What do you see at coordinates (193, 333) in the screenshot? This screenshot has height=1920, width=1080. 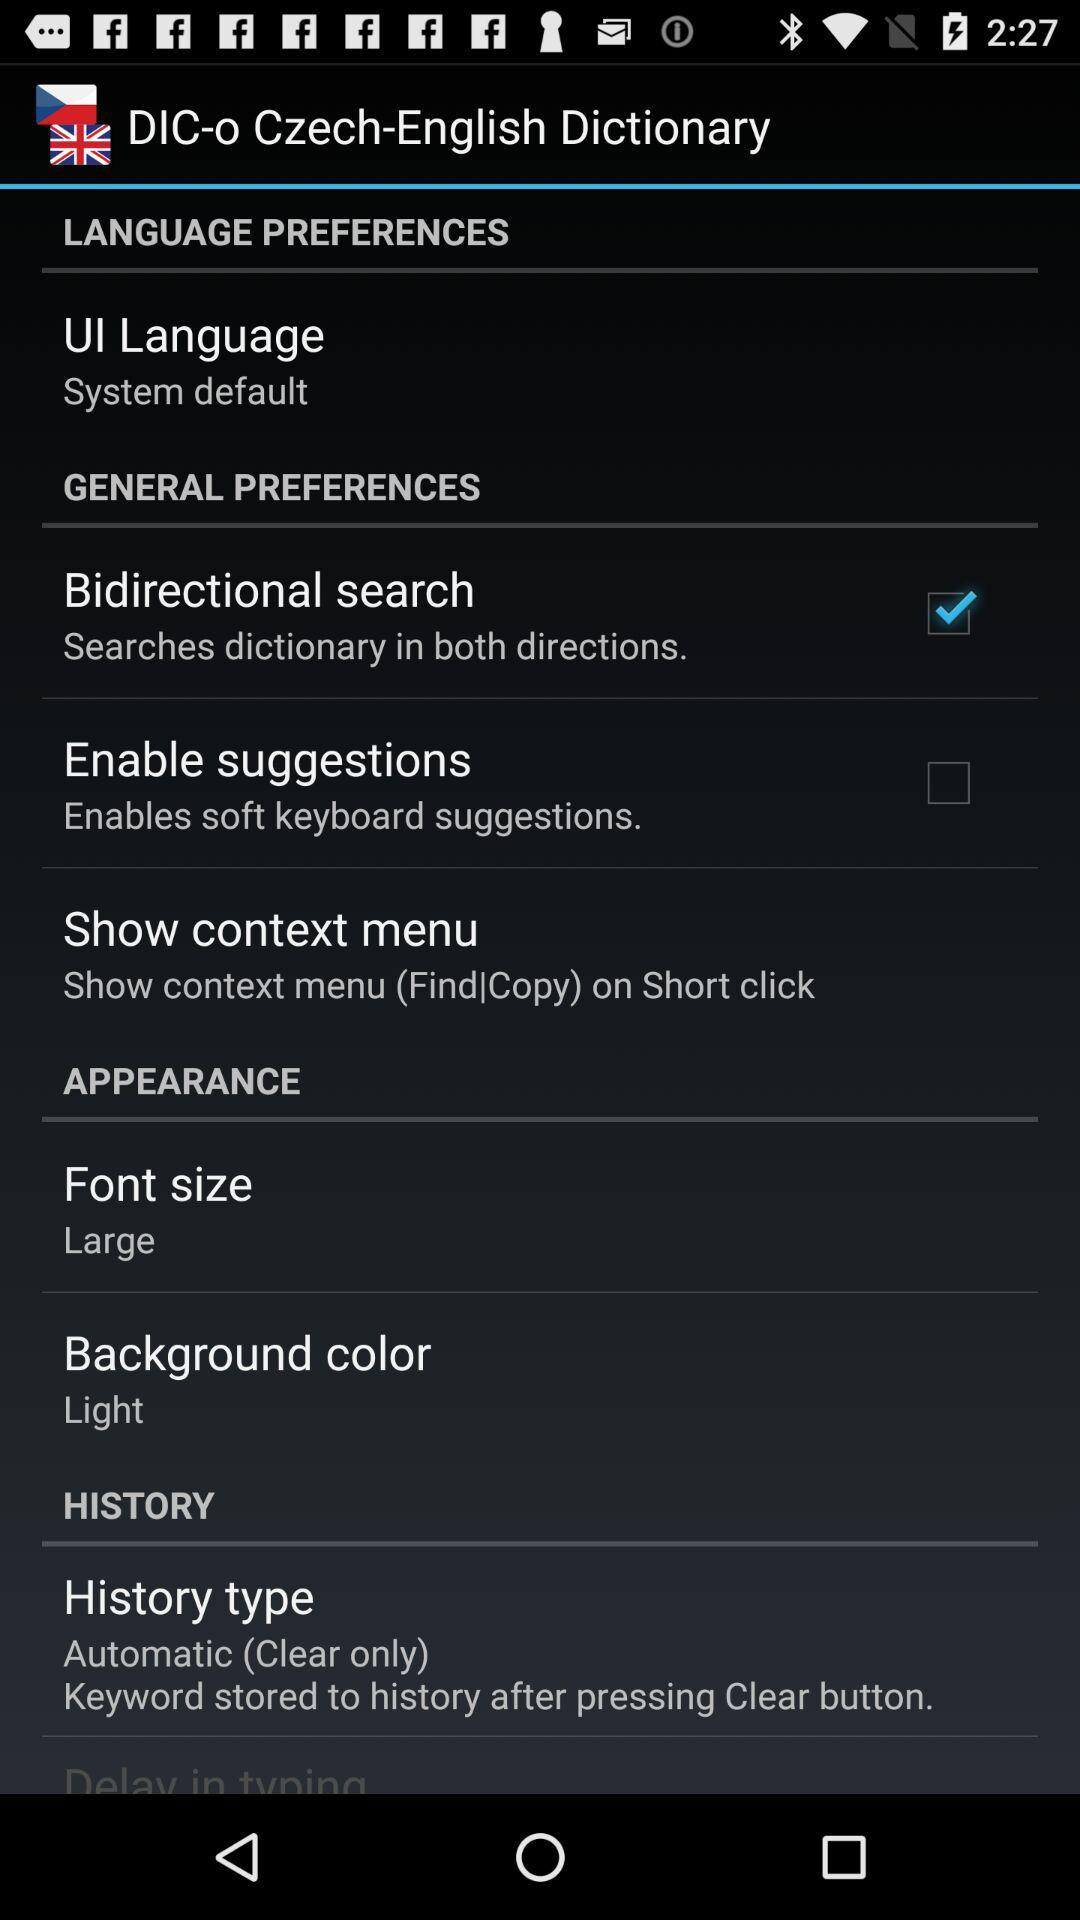 I see `item above system default` at bounding box center [193, 333].